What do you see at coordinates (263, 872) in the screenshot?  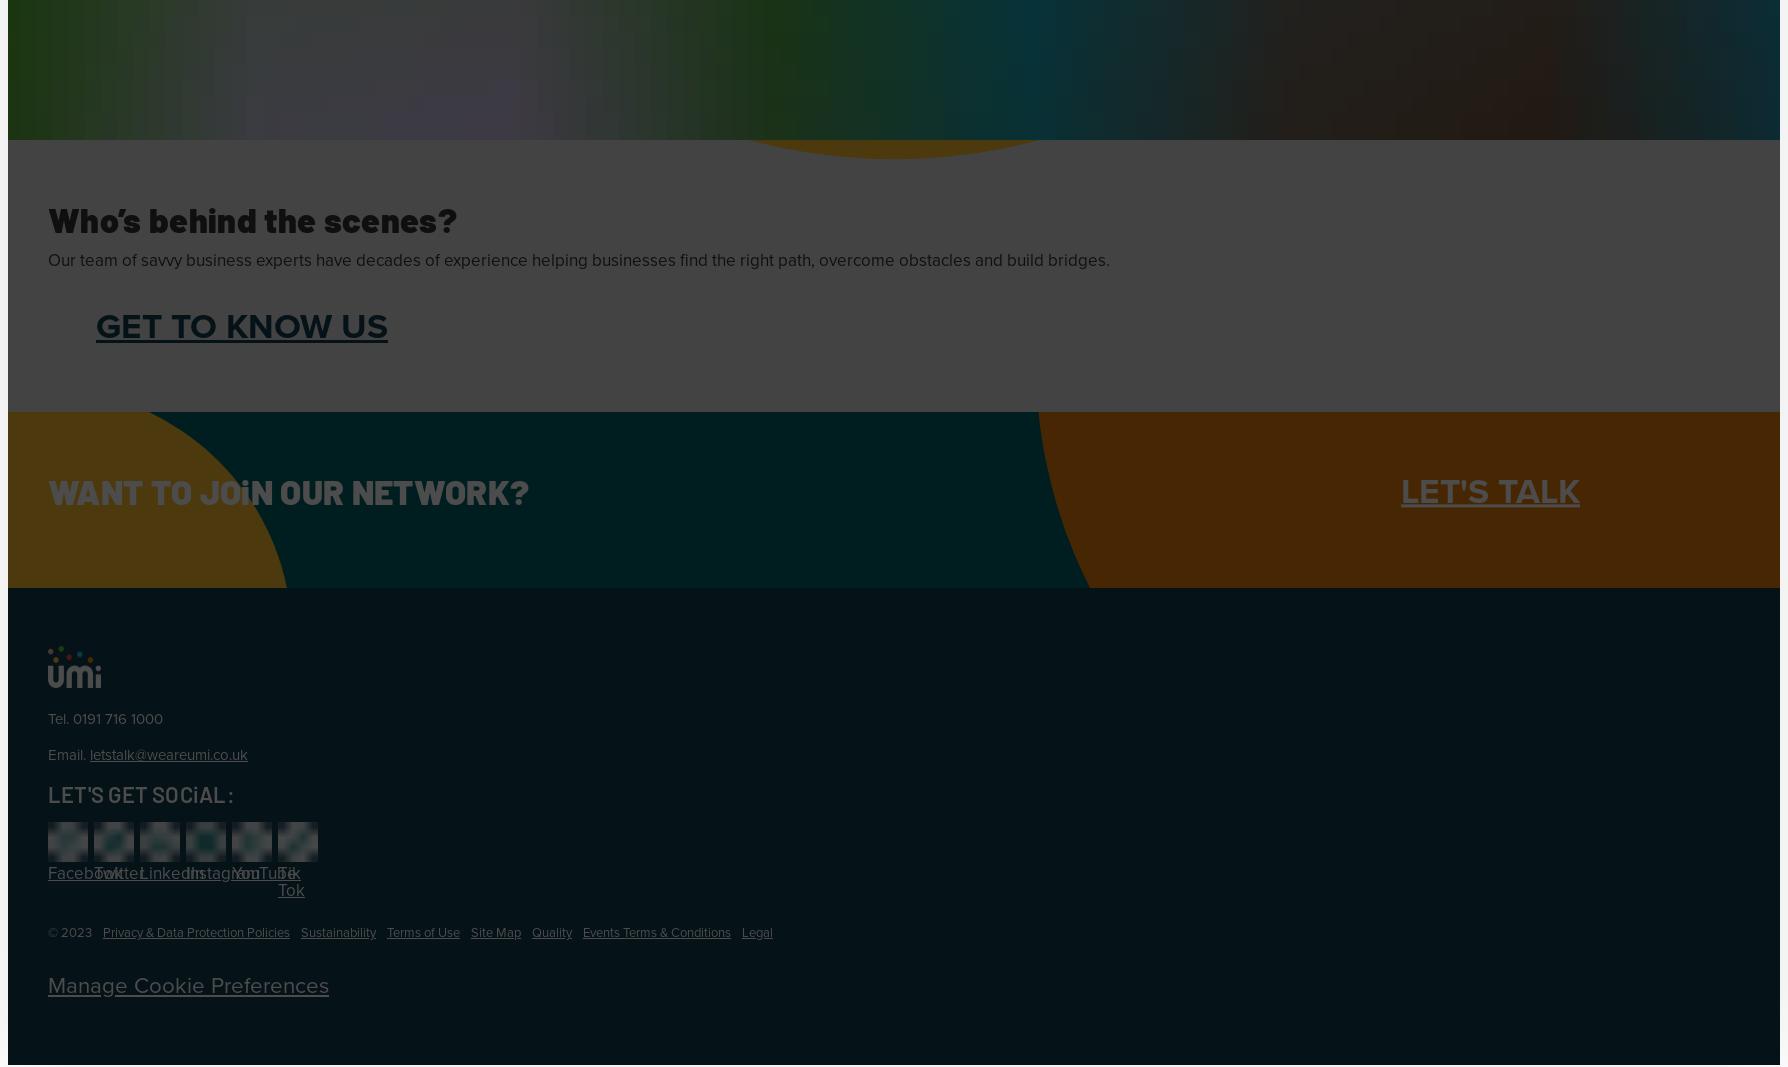 I see `'YouTube'` at bounding box center [263, 872].